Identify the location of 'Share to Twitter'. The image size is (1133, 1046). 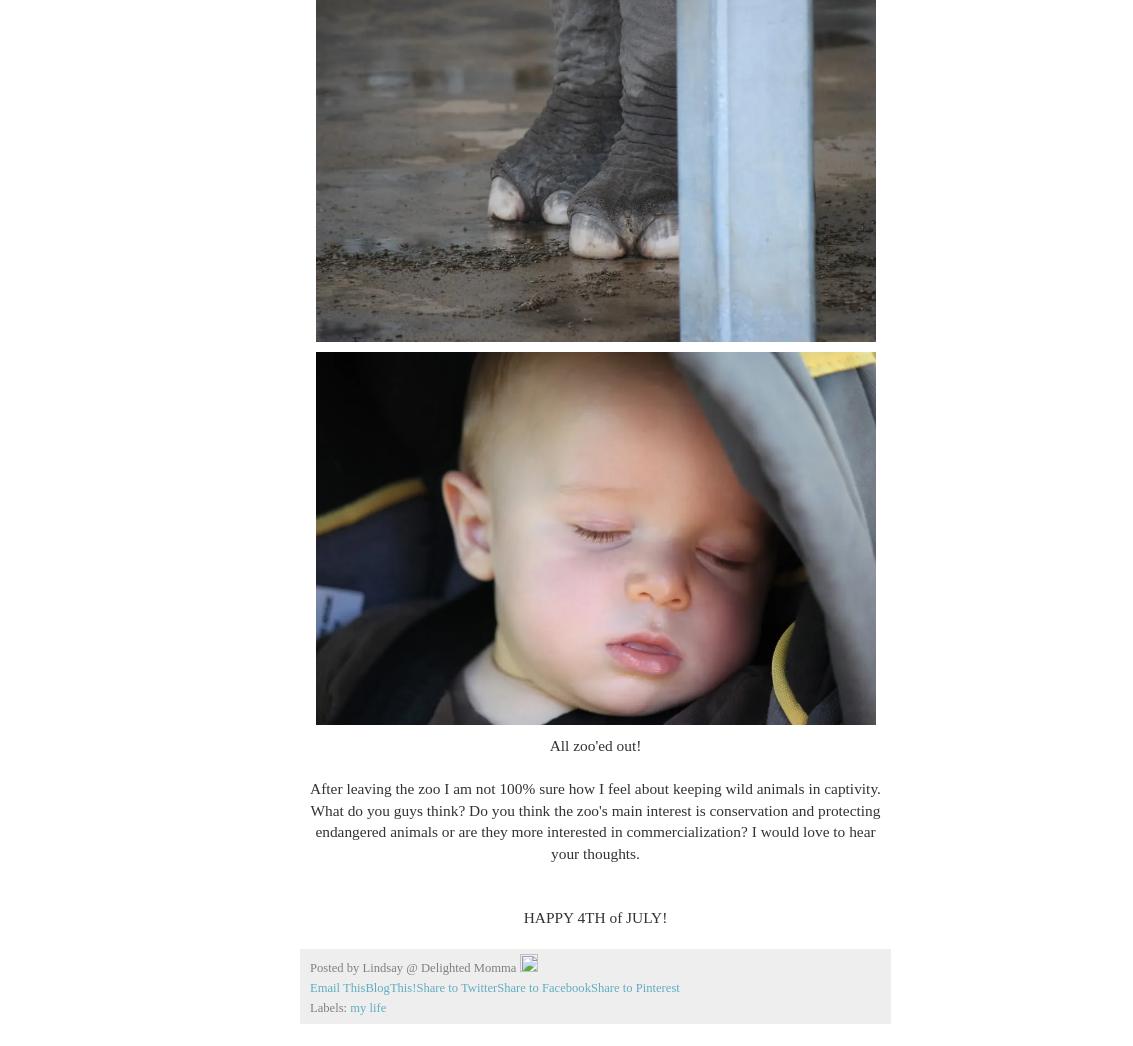
(455, 987).